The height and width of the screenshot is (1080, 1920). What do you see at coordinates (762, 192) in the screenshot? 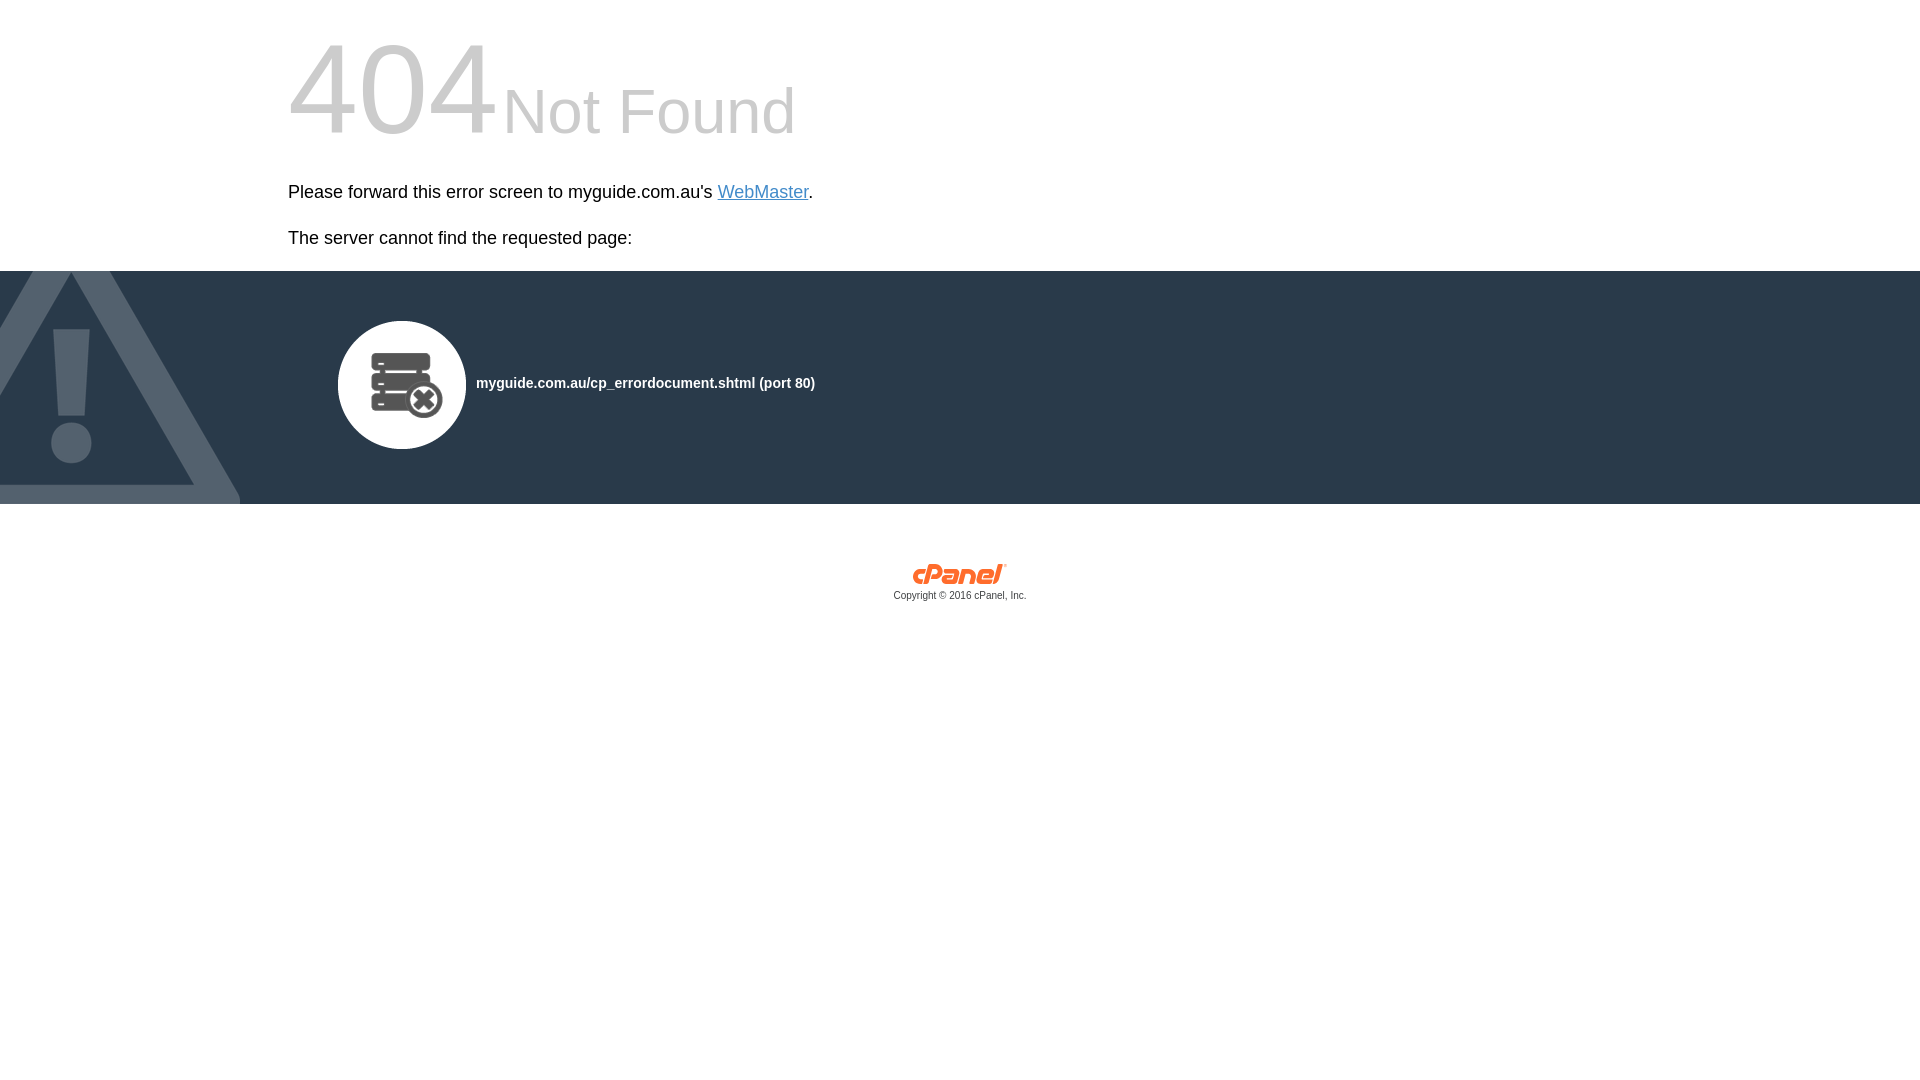
I see `'WebMaster'` at bounding box center [762, 192].